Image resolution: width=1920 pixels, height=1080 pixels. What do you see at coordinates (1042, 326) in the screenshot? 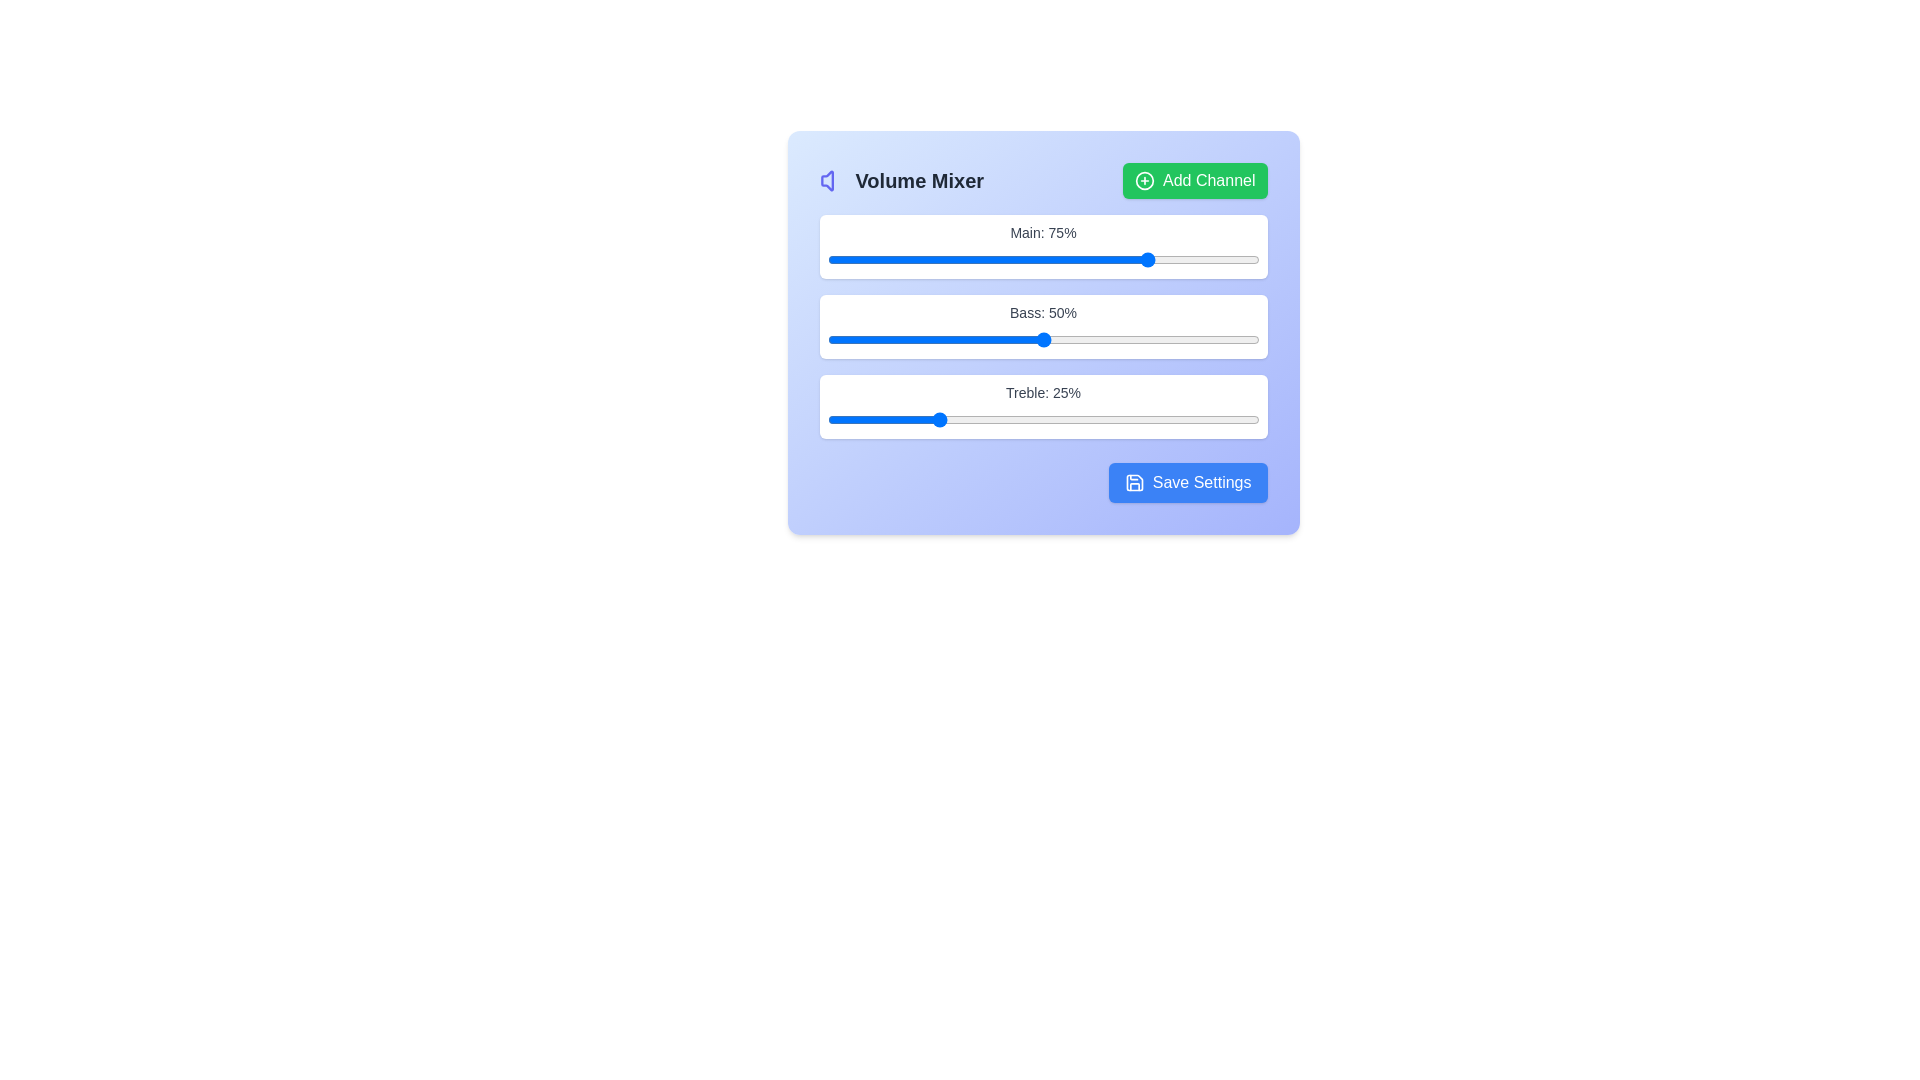
I see `the sliders labeled 'Main', 'Bass', and 'Treble'` at bounding box center [1042, 326].